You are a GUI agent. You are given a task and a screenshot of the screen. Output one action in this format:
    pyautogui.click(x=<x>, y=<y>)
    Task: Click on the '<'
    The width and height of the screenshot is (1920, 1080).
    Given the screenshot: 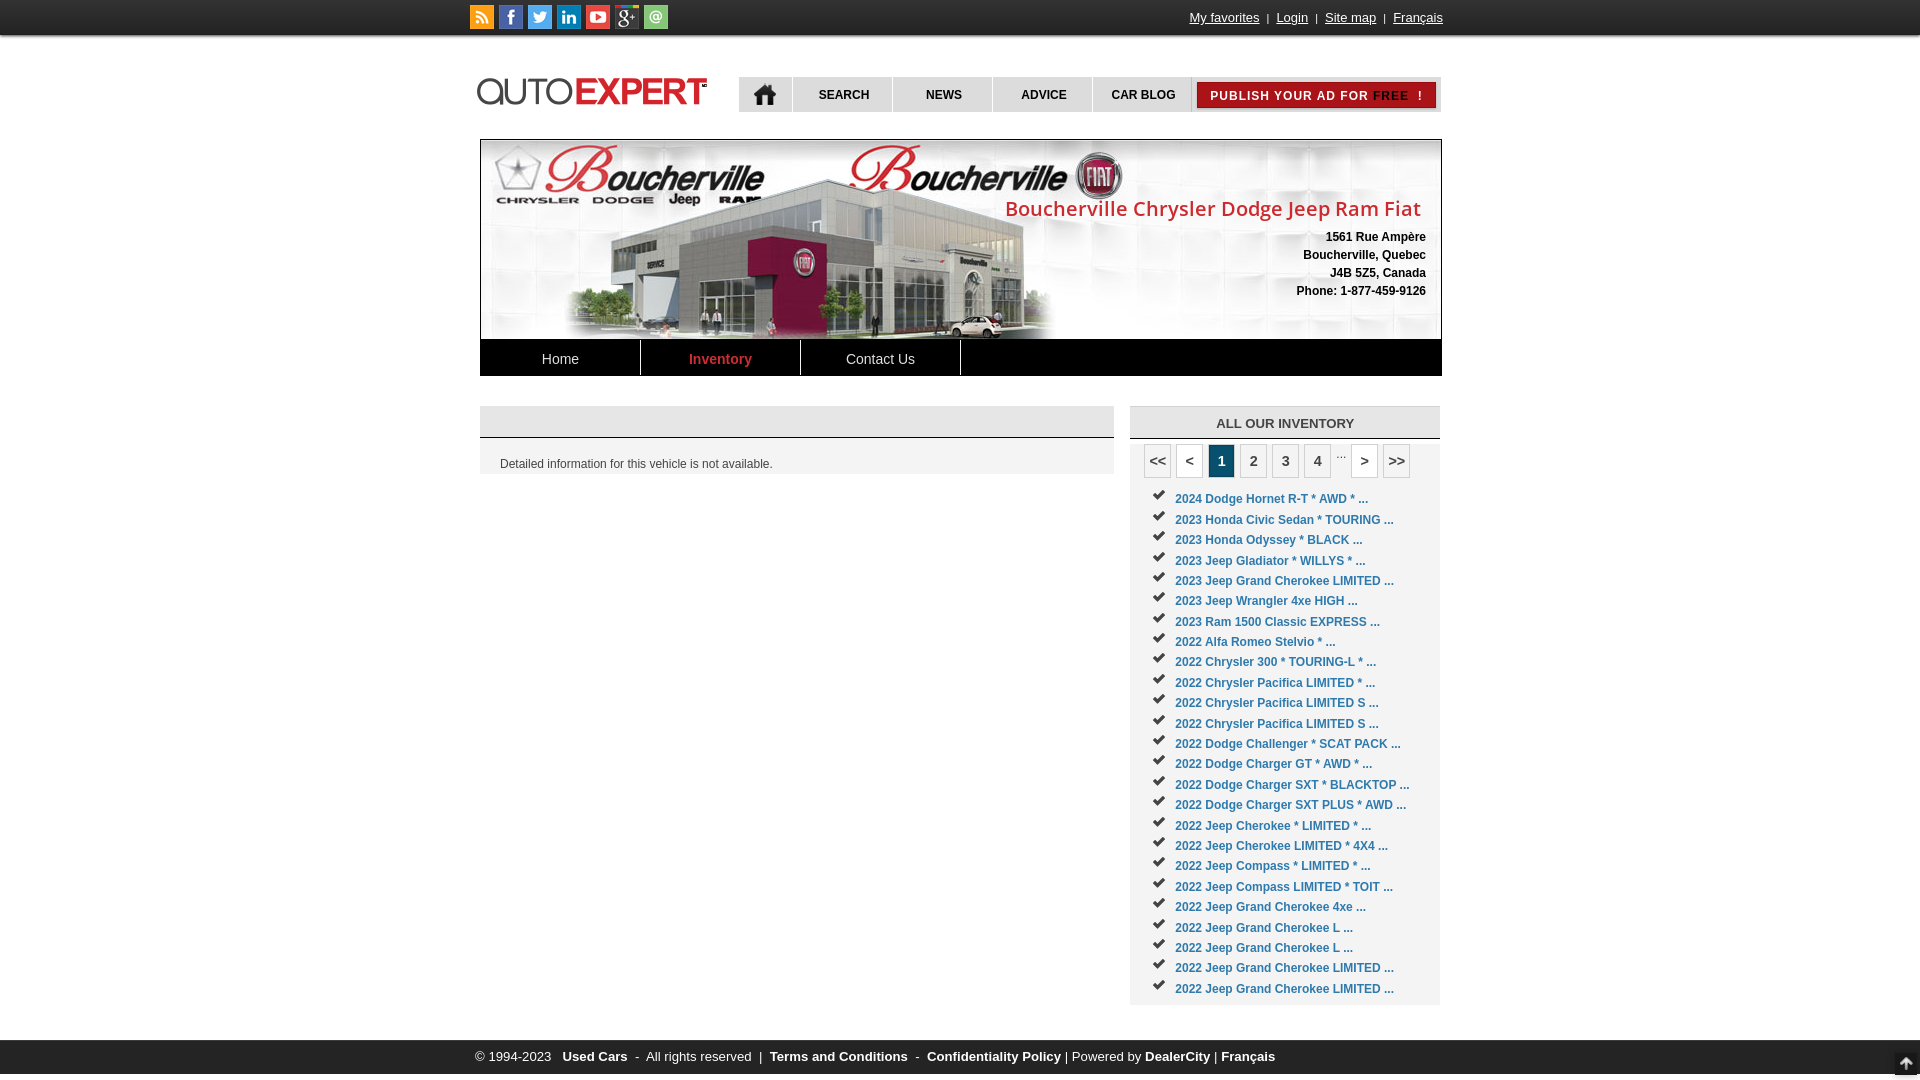 What is the action you would take?
    pyautogui.click(x=1189, y=461)
    